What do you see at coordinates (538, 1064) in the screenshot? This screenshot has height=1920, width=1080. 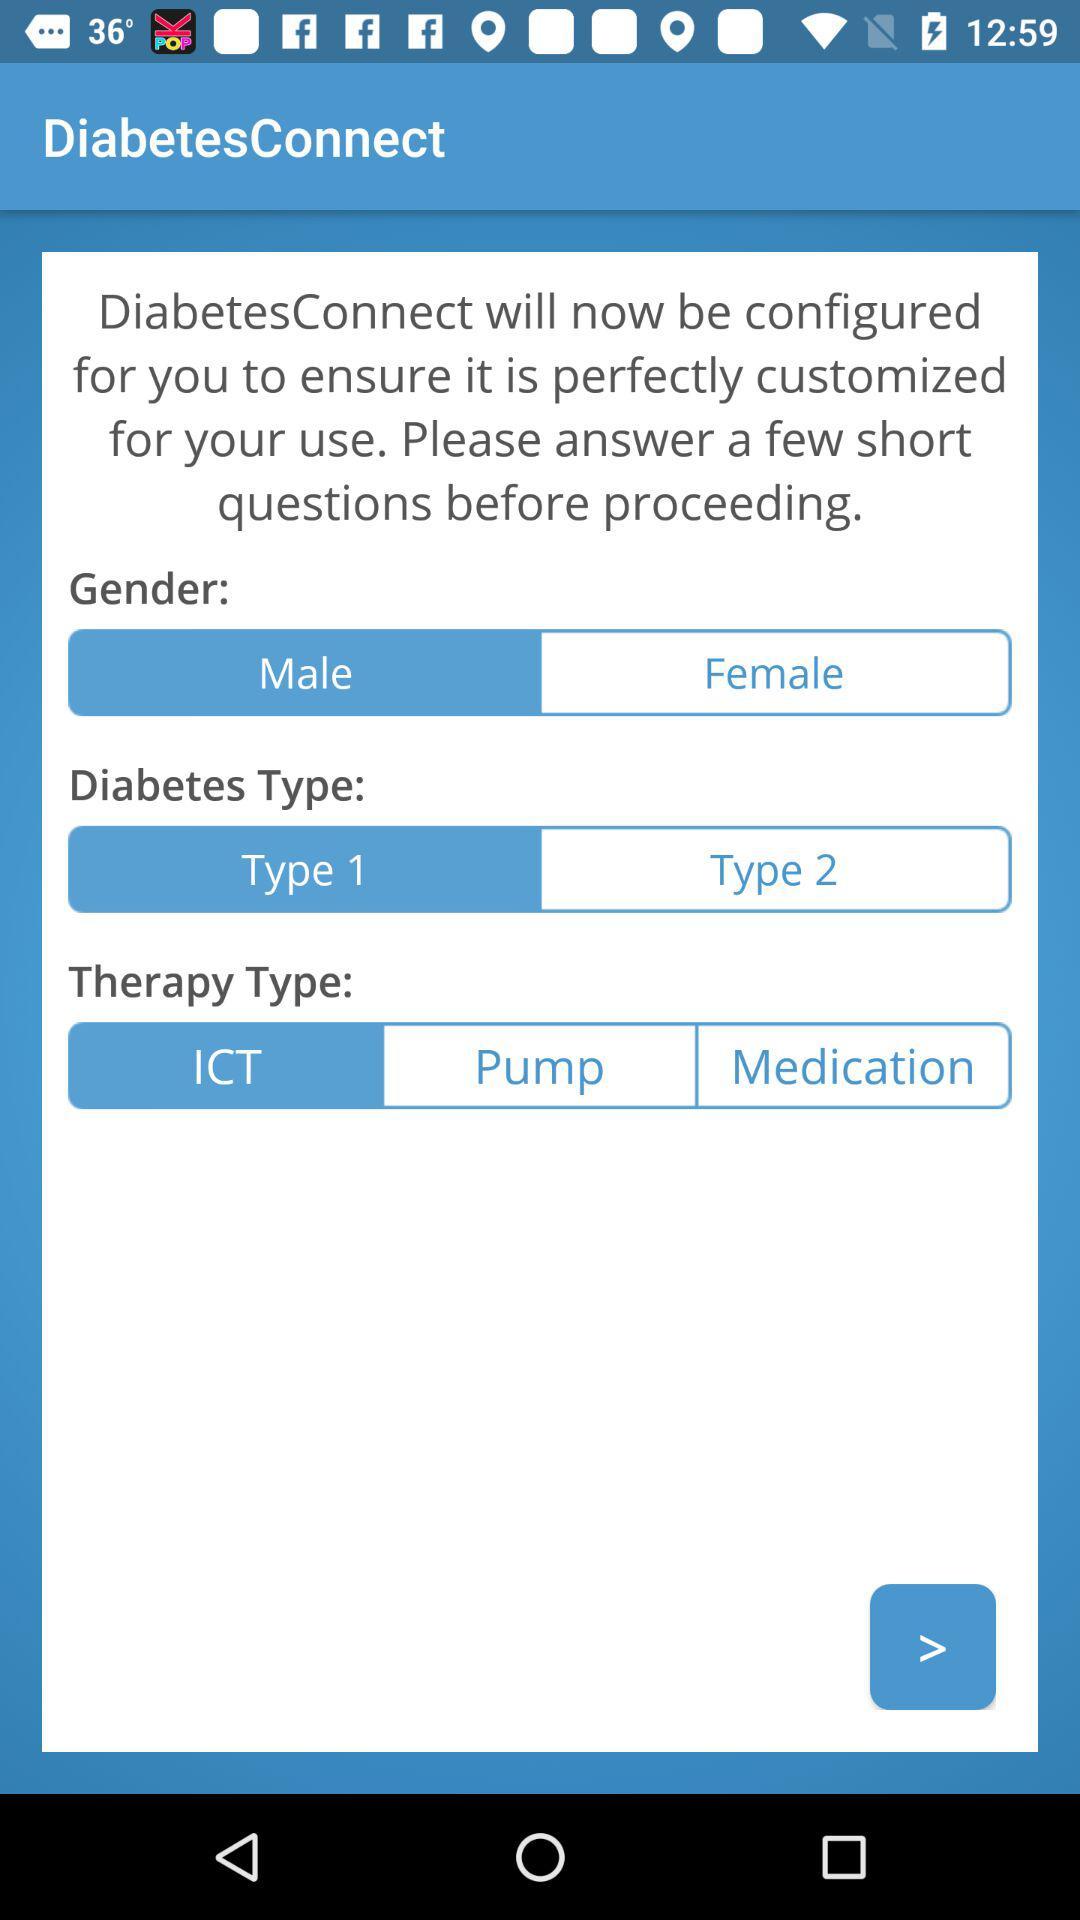 I see `icon next to ict item` at bounding box center [538, 1064].